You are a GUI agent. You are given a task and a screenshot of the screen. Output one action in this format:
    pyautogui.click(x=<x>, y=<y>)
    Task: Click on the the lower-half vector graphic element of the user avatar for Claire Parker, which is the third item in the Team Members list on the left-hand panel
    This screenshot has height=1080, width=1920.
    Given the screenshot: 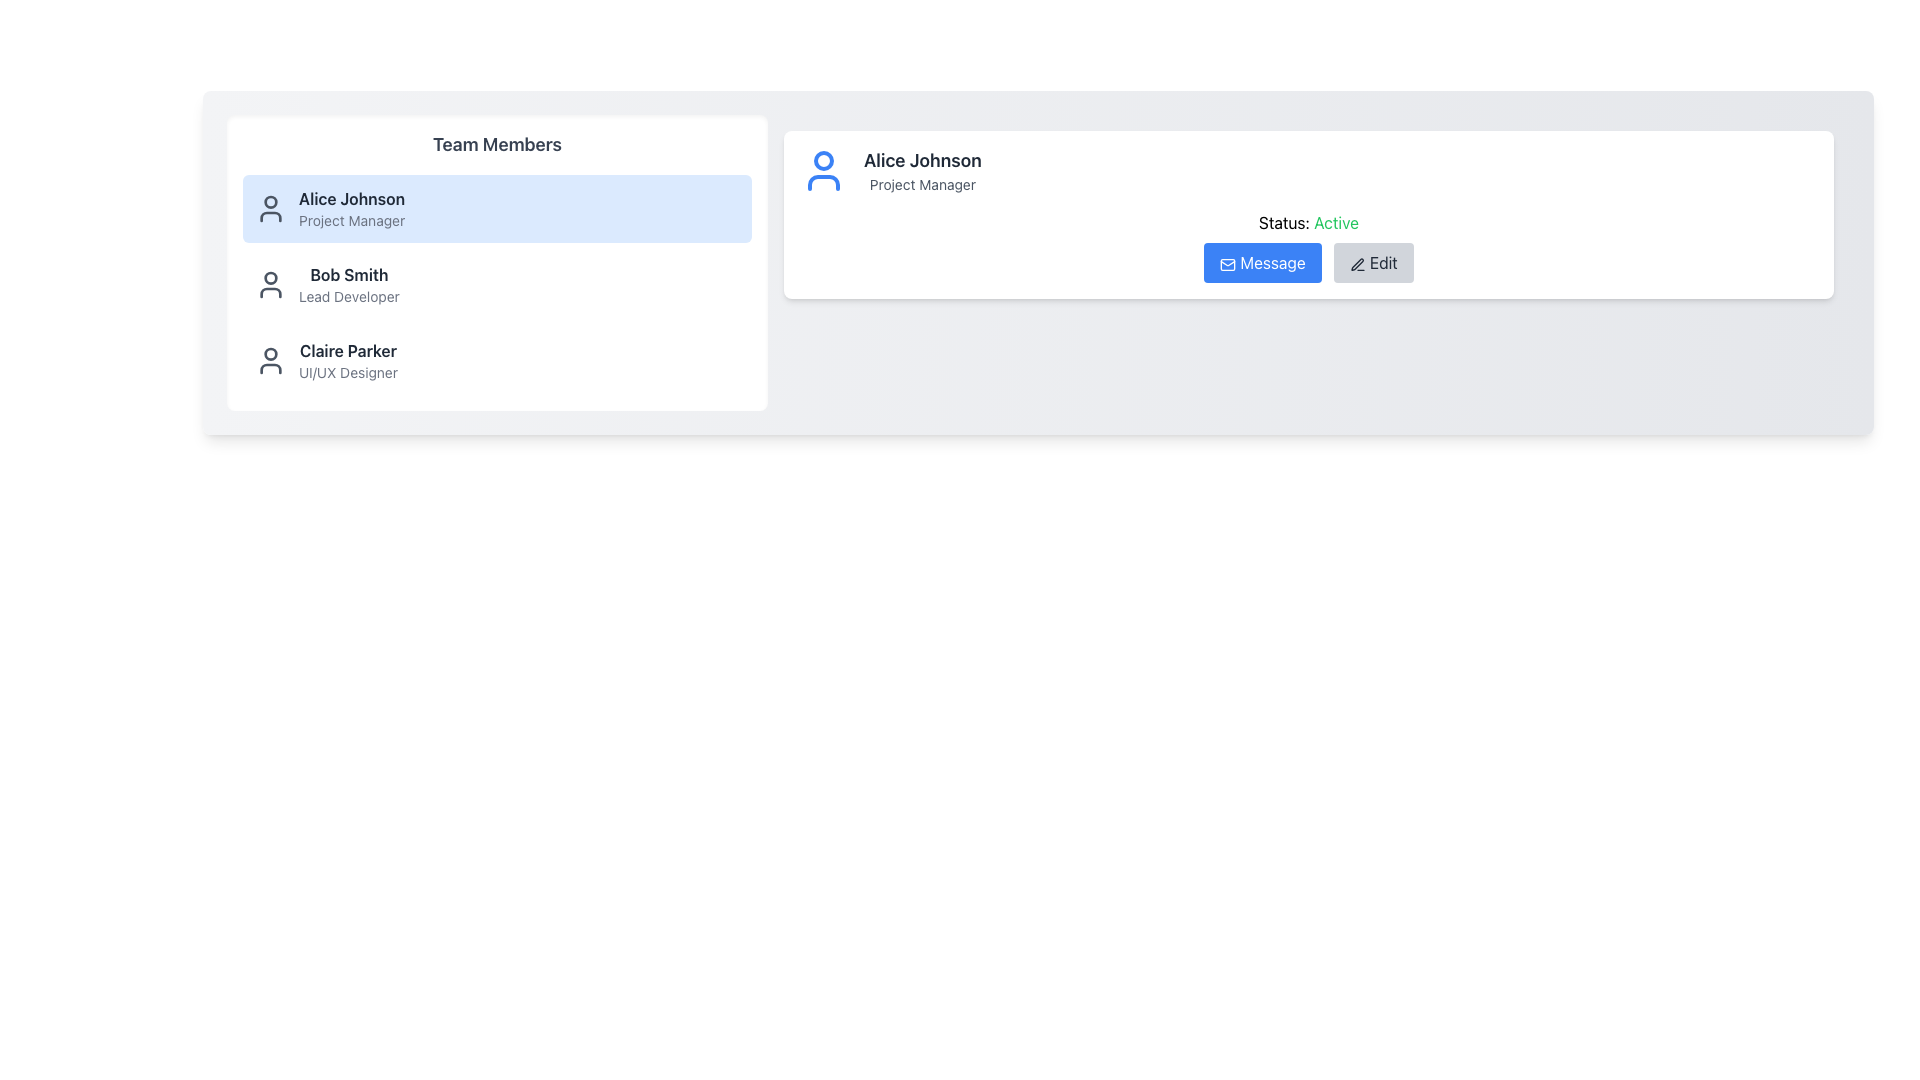 What is the action you would take?
    pyautogui.click(x=269, y=369)
    